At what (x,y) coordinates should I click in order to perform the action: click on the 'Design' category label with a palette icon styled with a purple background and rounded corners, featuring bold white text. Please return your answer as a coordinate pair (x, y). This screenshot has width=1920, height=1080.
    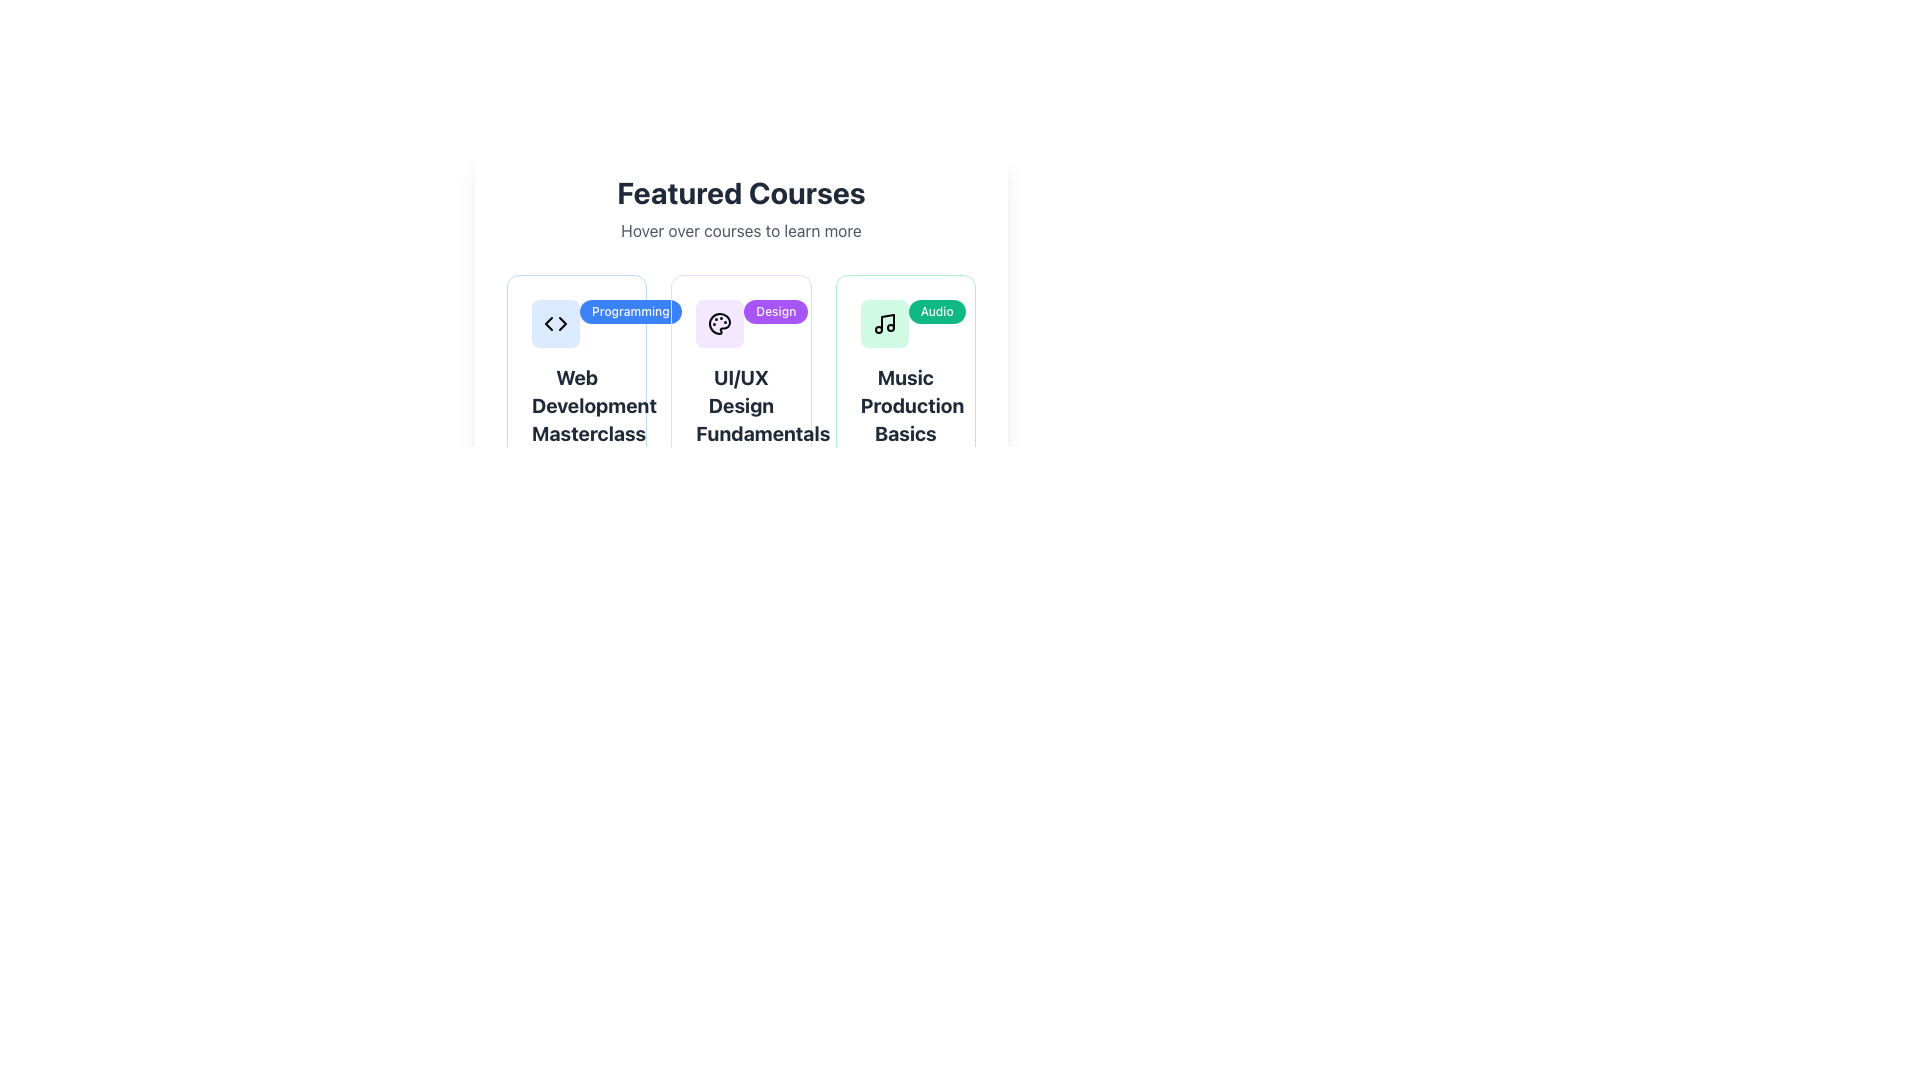
    Looking at the image, I should click on (740, 323).